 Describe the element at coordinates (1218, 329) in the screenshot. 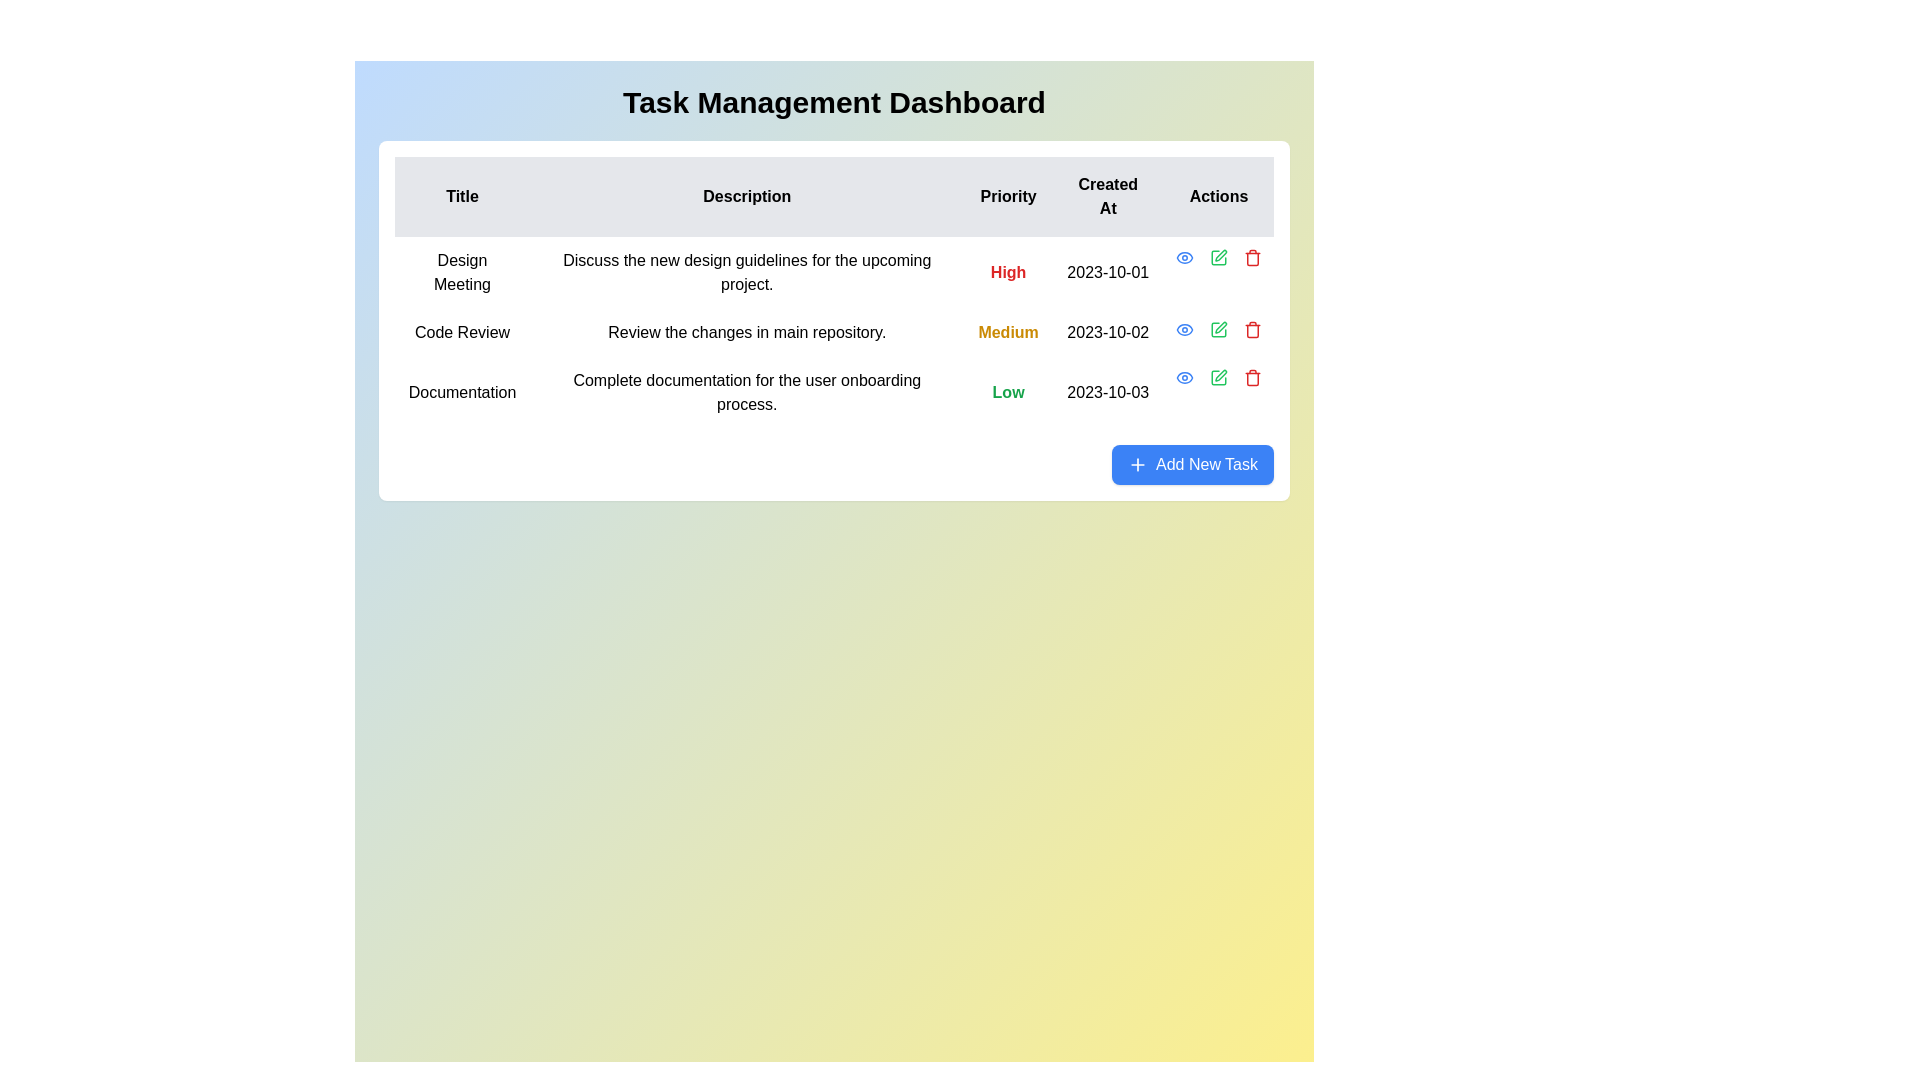

I see `the edit action button, which is the second icon in the 'Actions' column of the second row in the table` at that location.